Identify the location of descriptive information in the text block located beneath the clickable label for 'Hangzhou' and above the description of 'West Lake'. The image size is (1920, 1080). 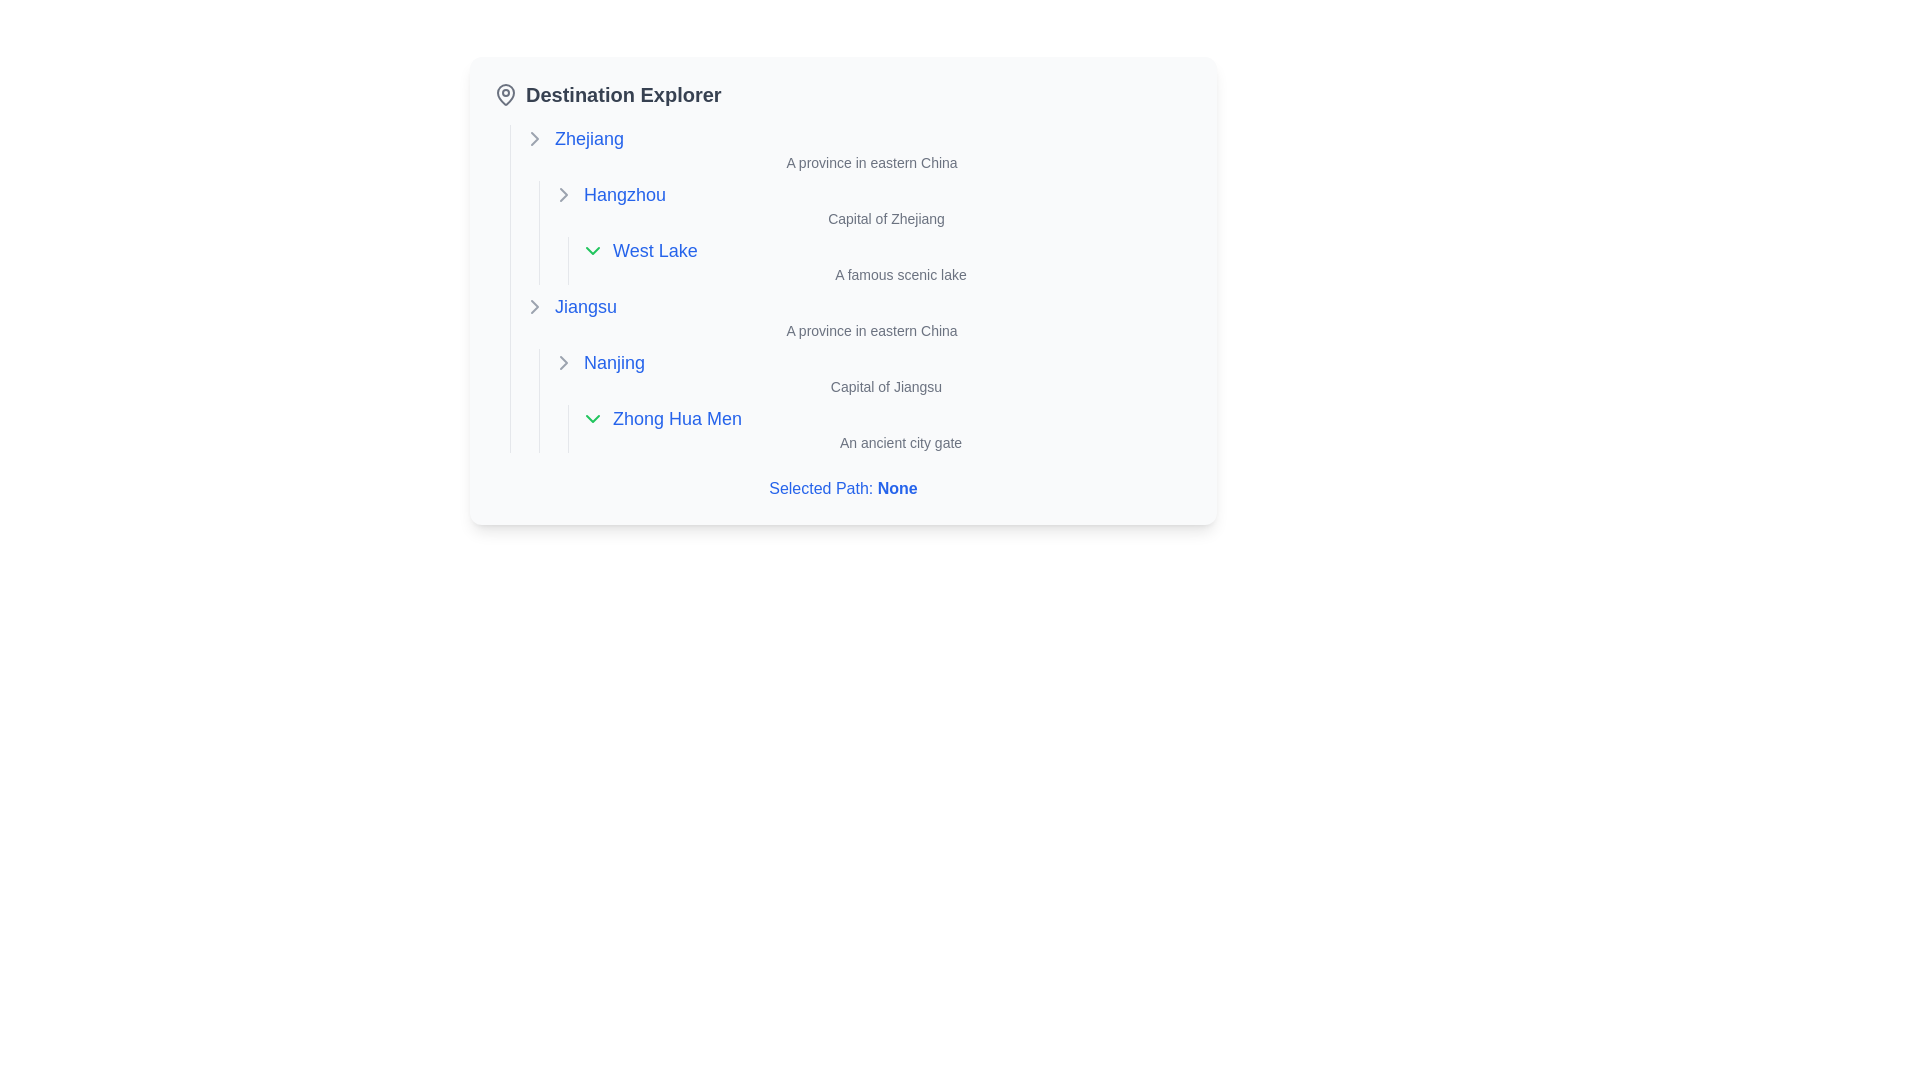
(865, 231).